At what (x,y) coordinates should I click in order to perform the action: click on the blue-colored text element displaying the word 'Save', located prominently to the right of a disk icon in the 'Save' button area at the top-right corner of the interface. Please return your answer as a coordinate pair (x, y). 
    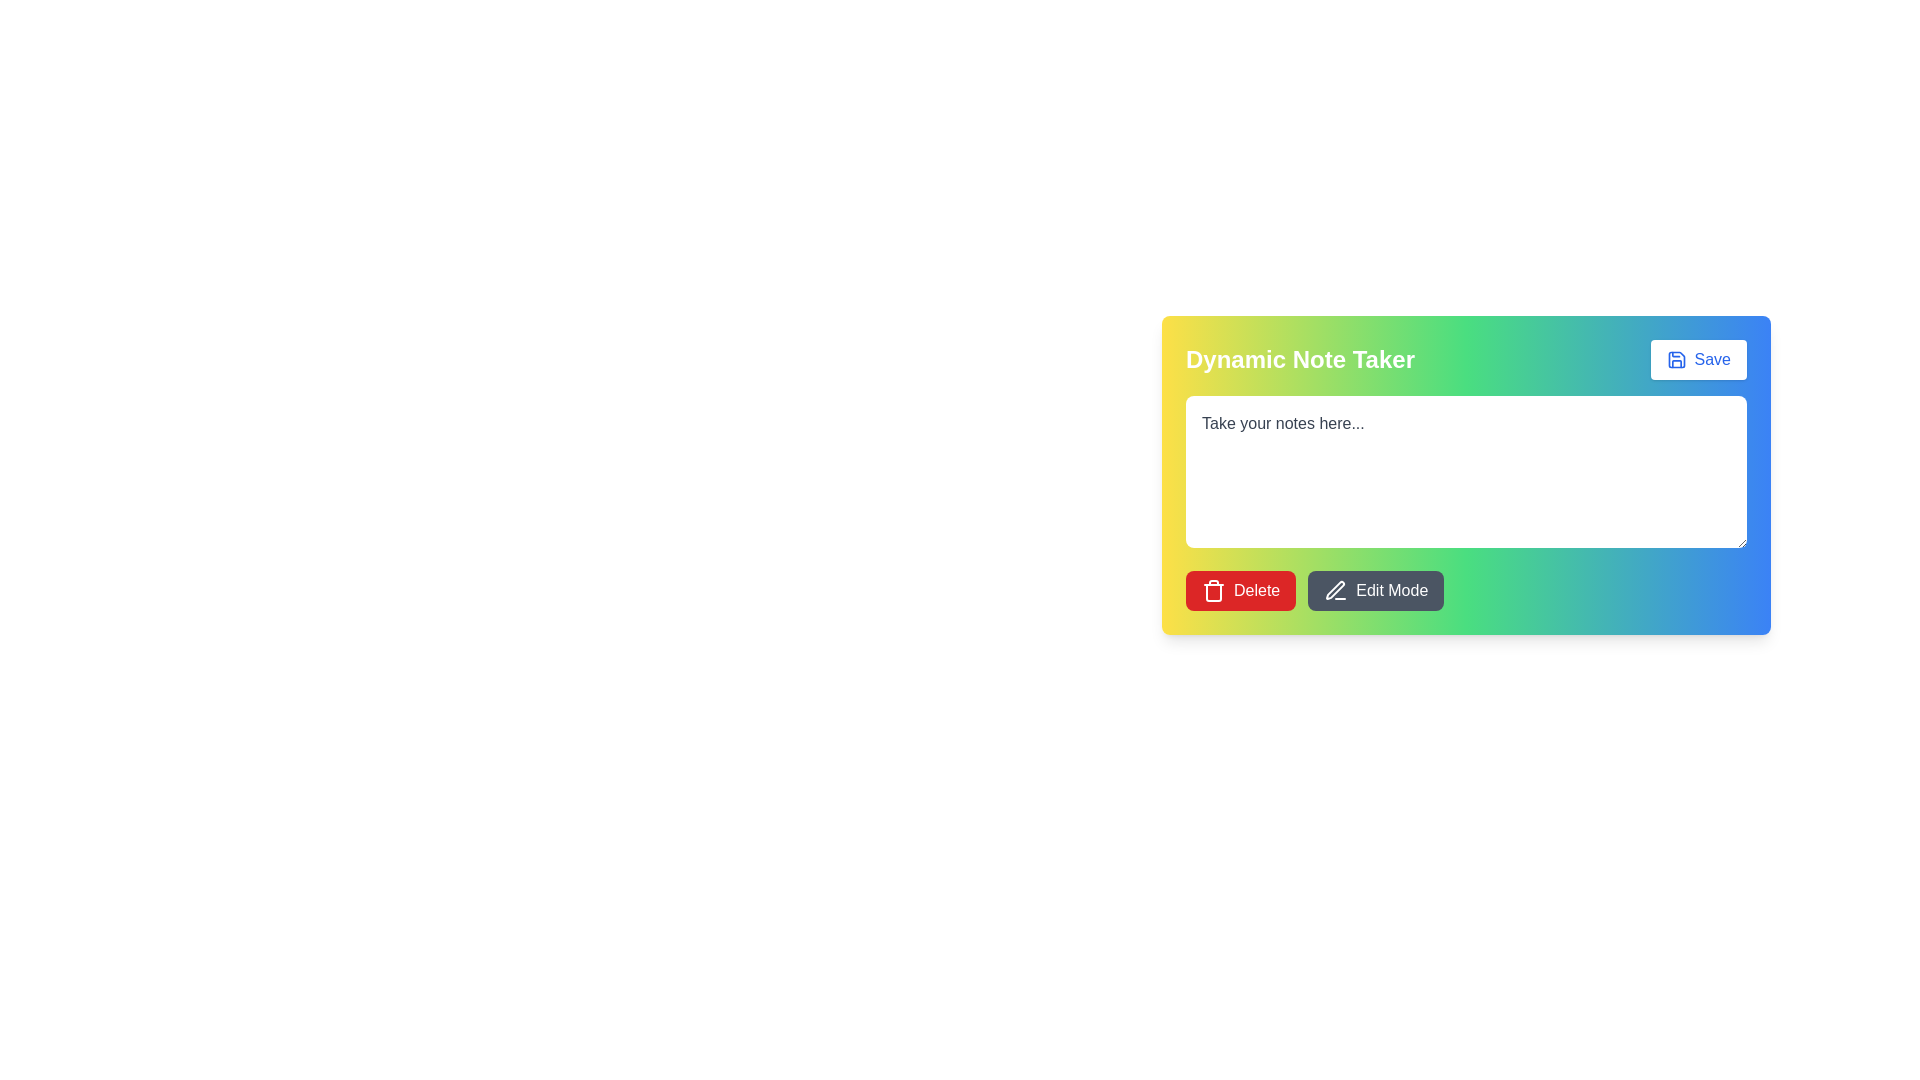
    Looking at the image, I should click on (1711, 358).